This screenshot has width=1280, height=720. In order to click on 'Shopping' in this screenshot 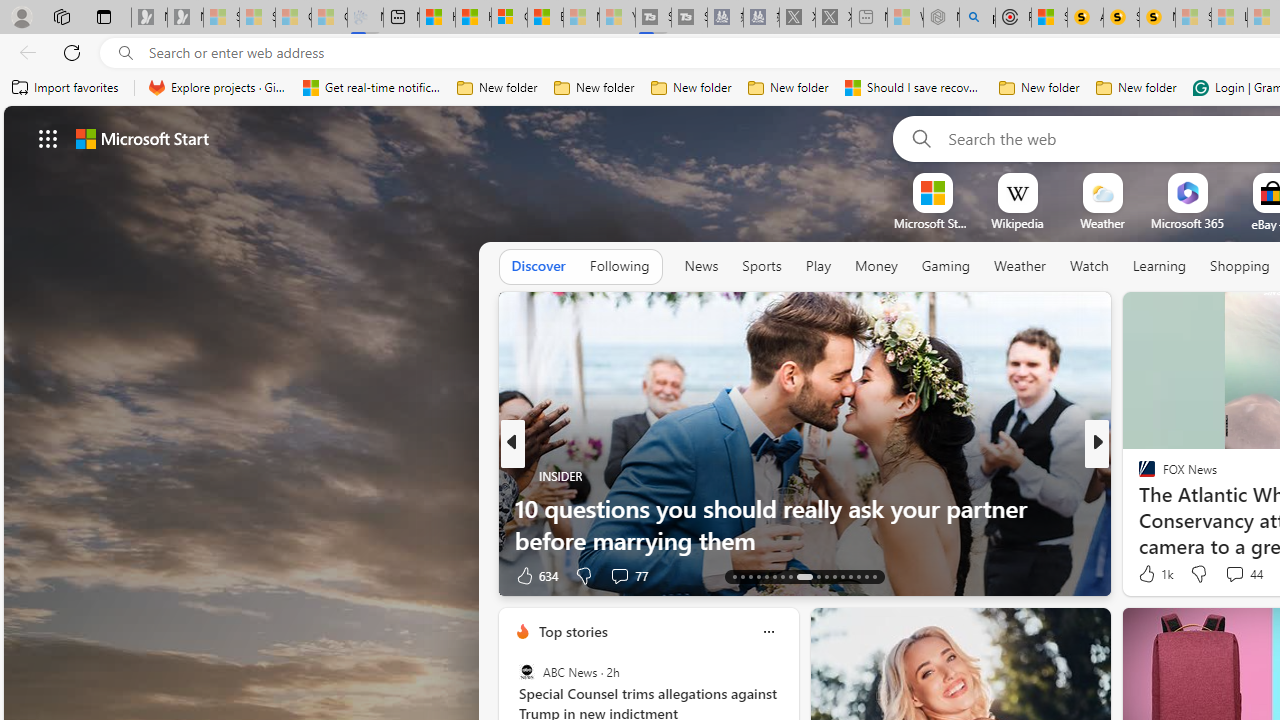, I will do `click(1239, 265)`.